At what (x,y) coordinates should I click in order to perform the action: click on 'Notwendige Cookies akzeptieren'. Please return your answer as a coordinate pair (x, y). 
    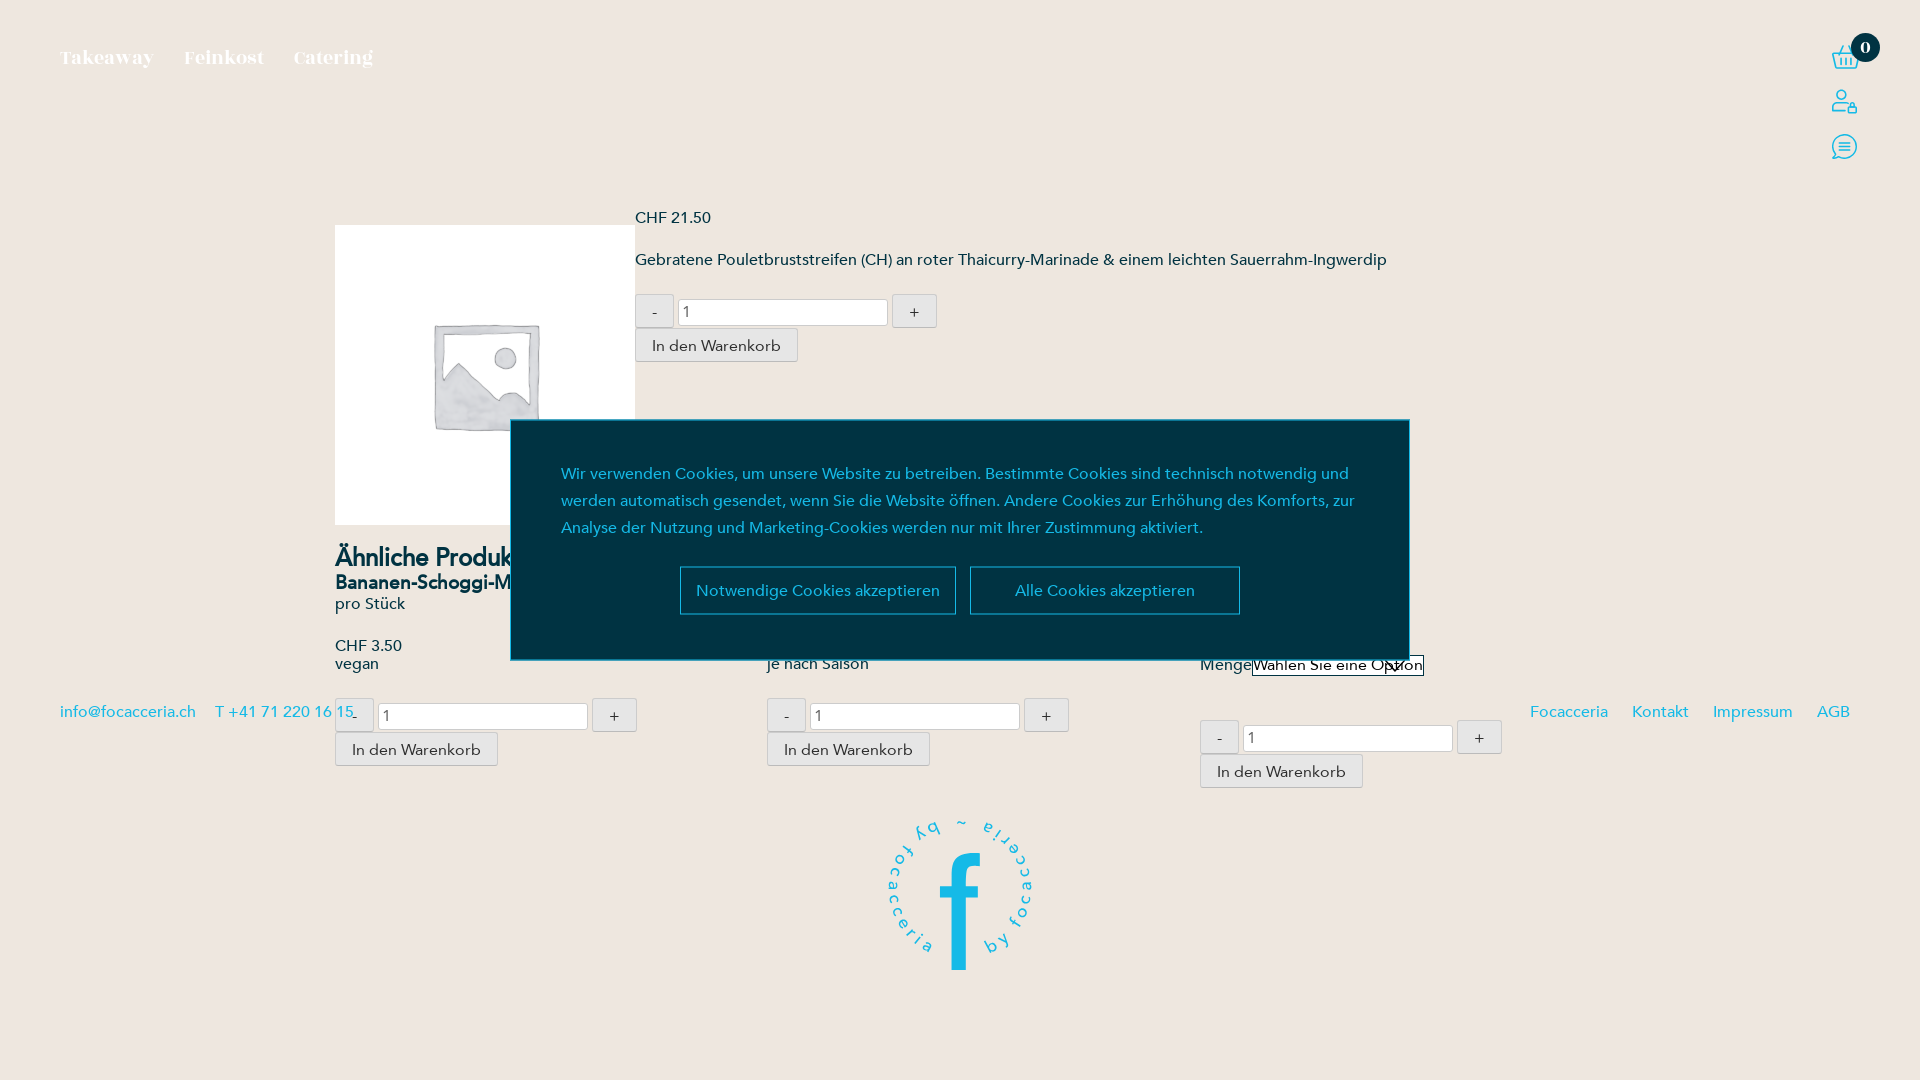
    Looking at the image, I should click on (817, 589).